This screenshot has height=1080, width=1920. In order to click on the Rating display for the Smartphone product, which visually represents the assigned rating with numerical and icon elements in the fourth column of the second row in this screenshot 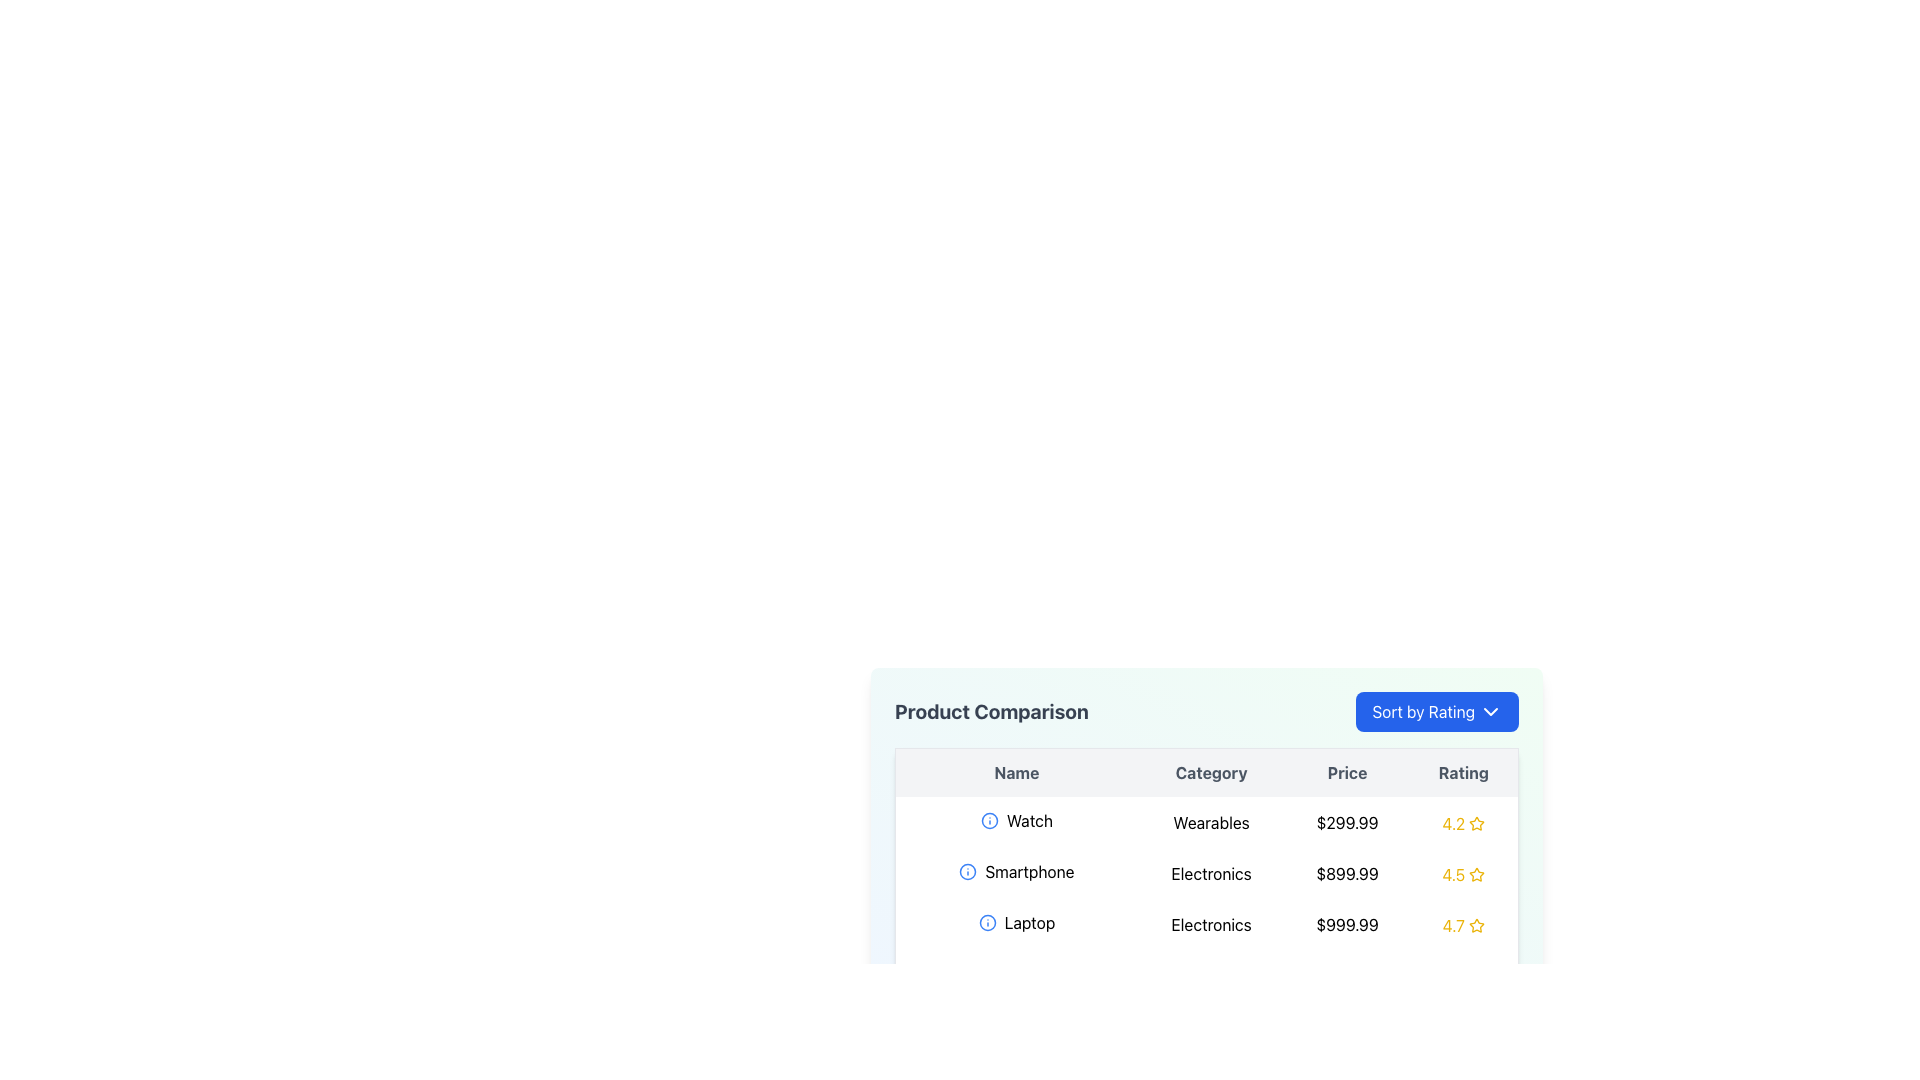, I will do `click(1463, 874)`.